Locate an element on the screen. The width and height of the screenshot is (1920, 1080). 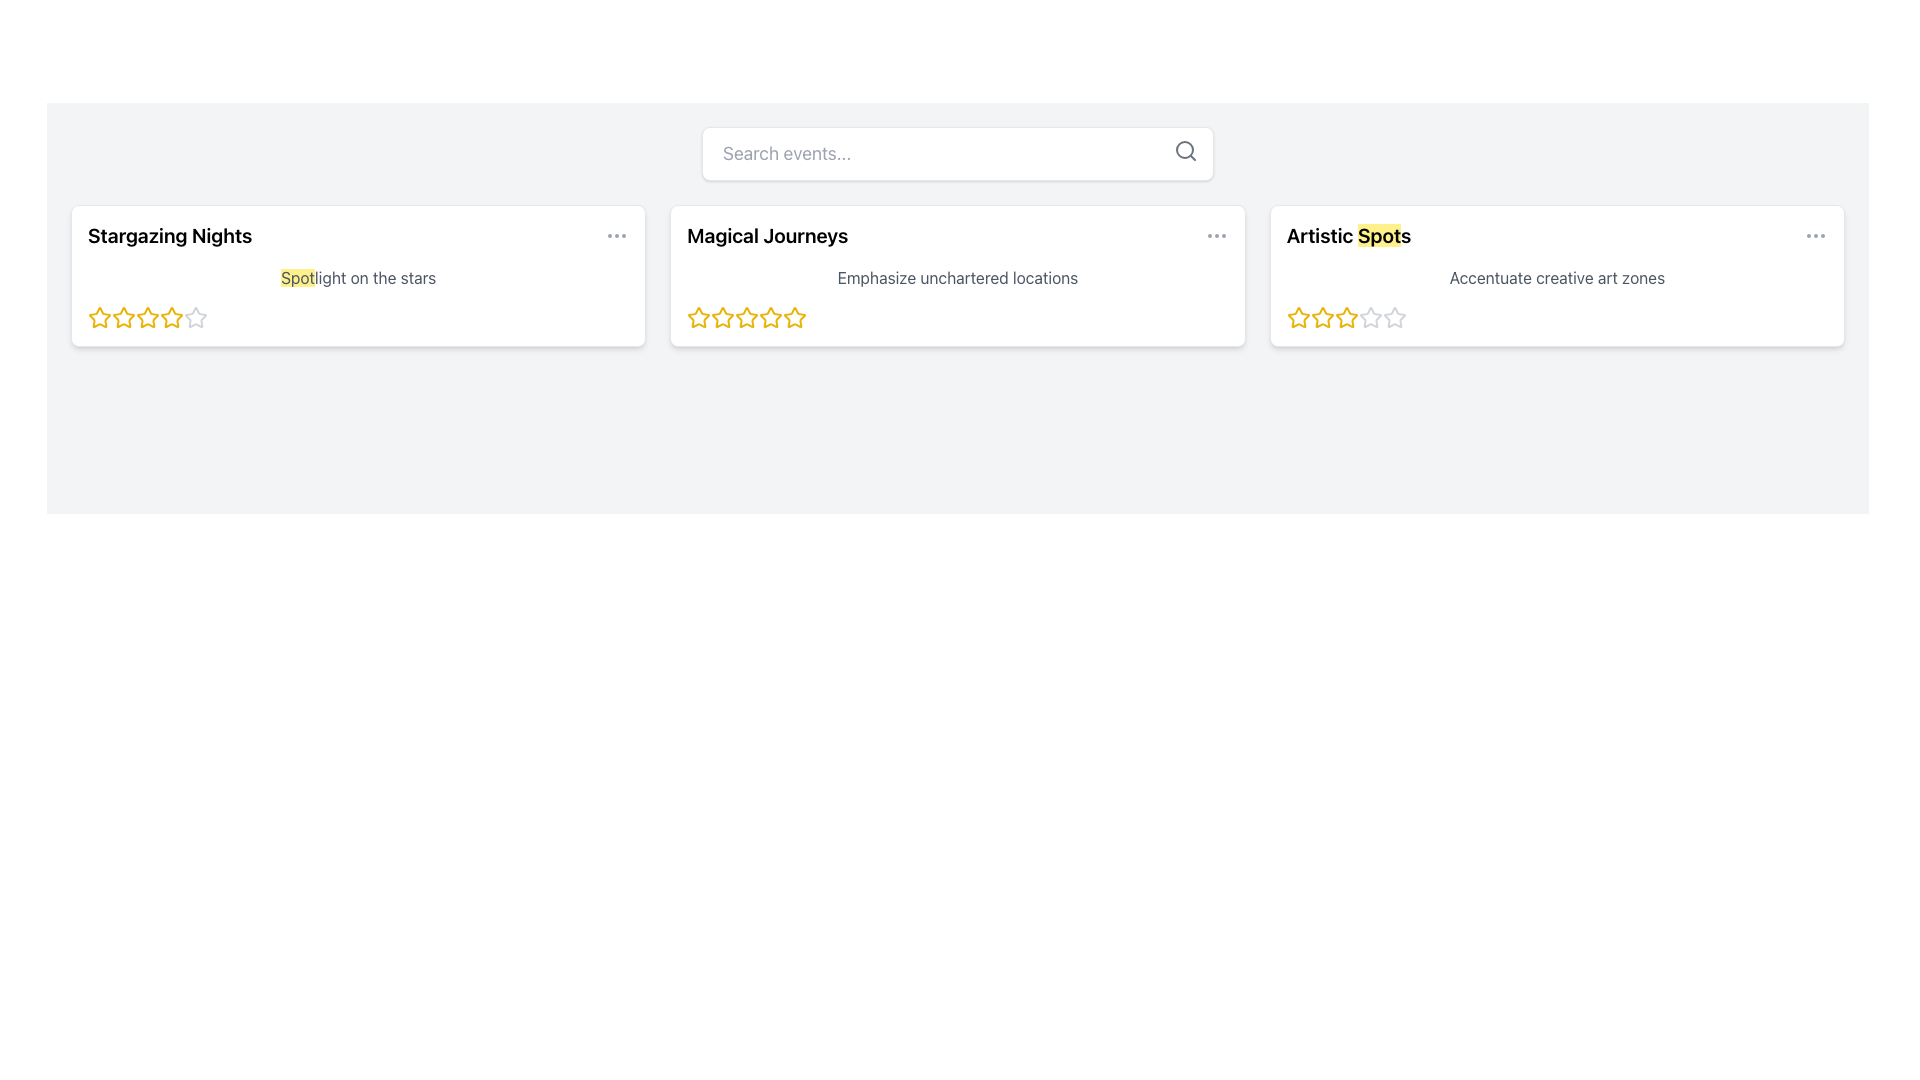
the third star in the set of five stars on the 'Artistic Spots' card is located at coordinates (1346, 316).